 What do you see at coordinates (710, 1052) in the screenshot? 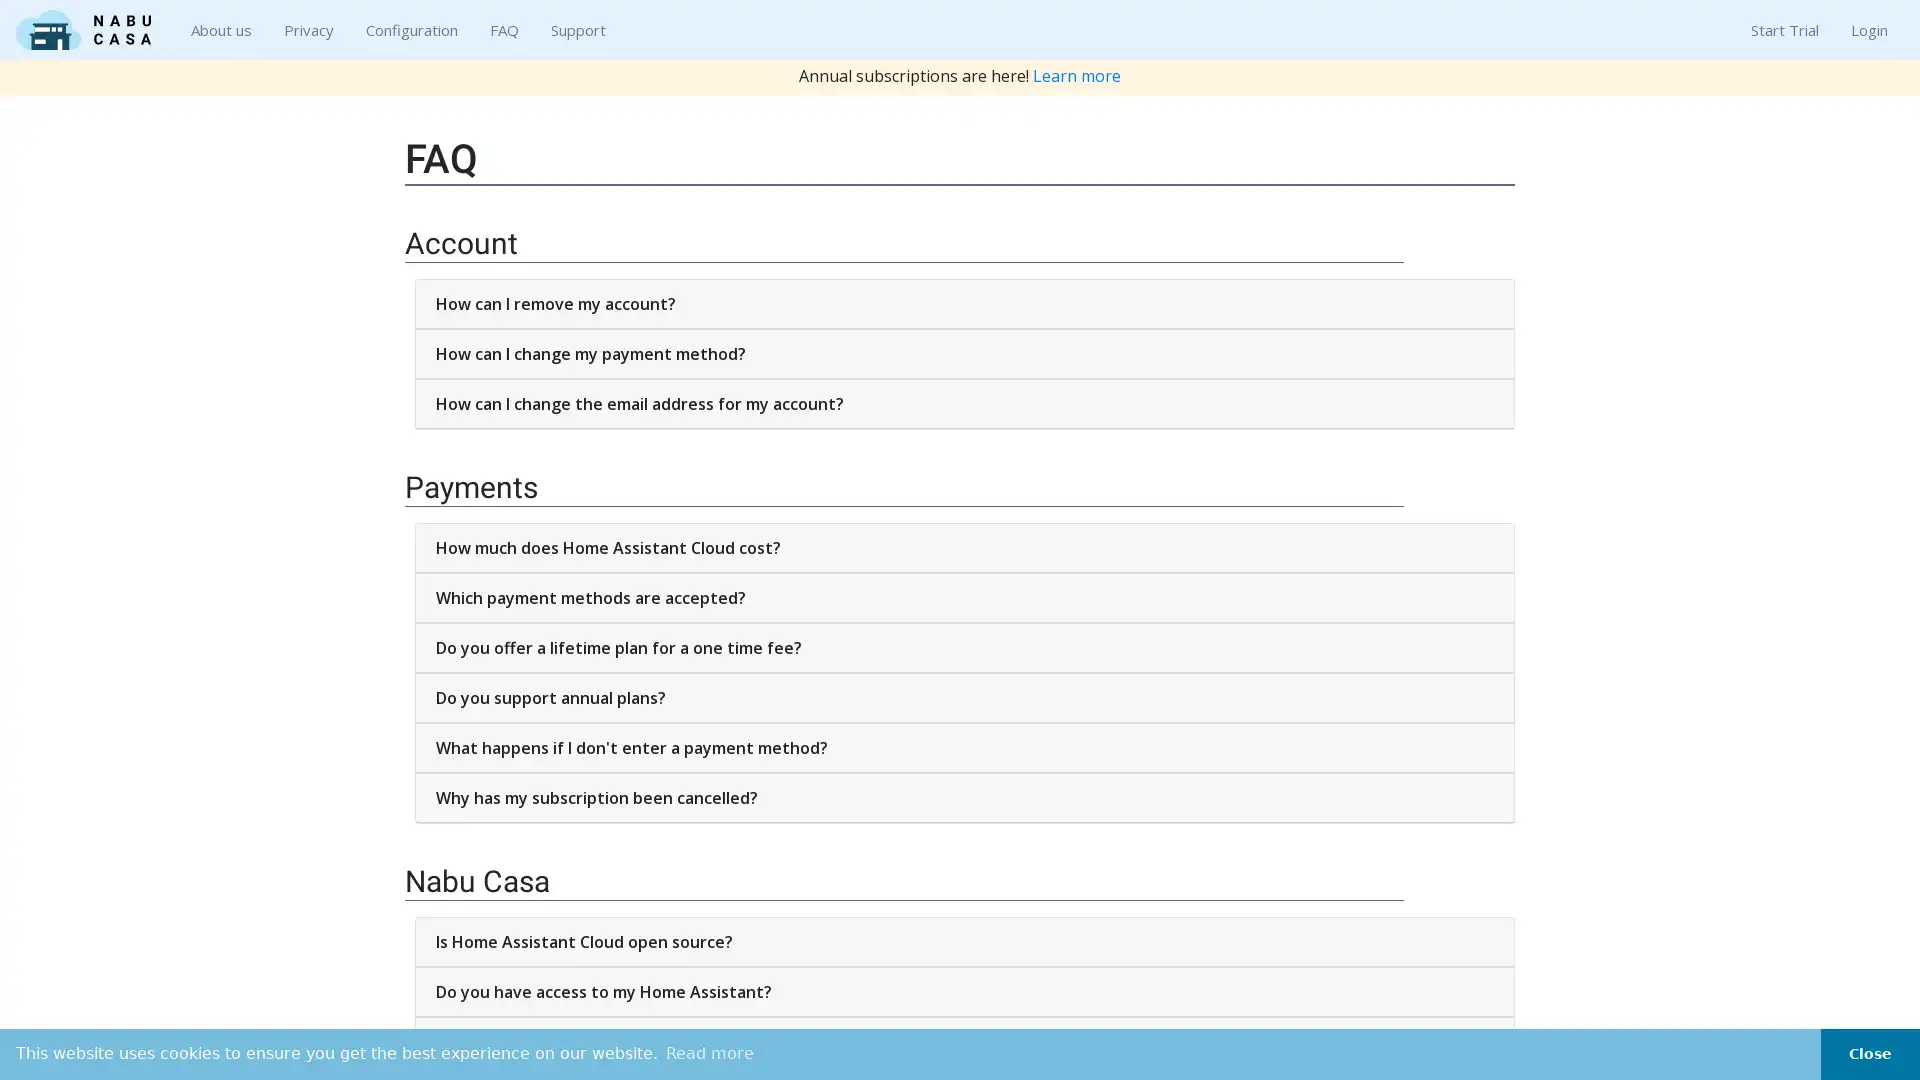
I see `learn more about cookies` at bounding box center [710, 1052].